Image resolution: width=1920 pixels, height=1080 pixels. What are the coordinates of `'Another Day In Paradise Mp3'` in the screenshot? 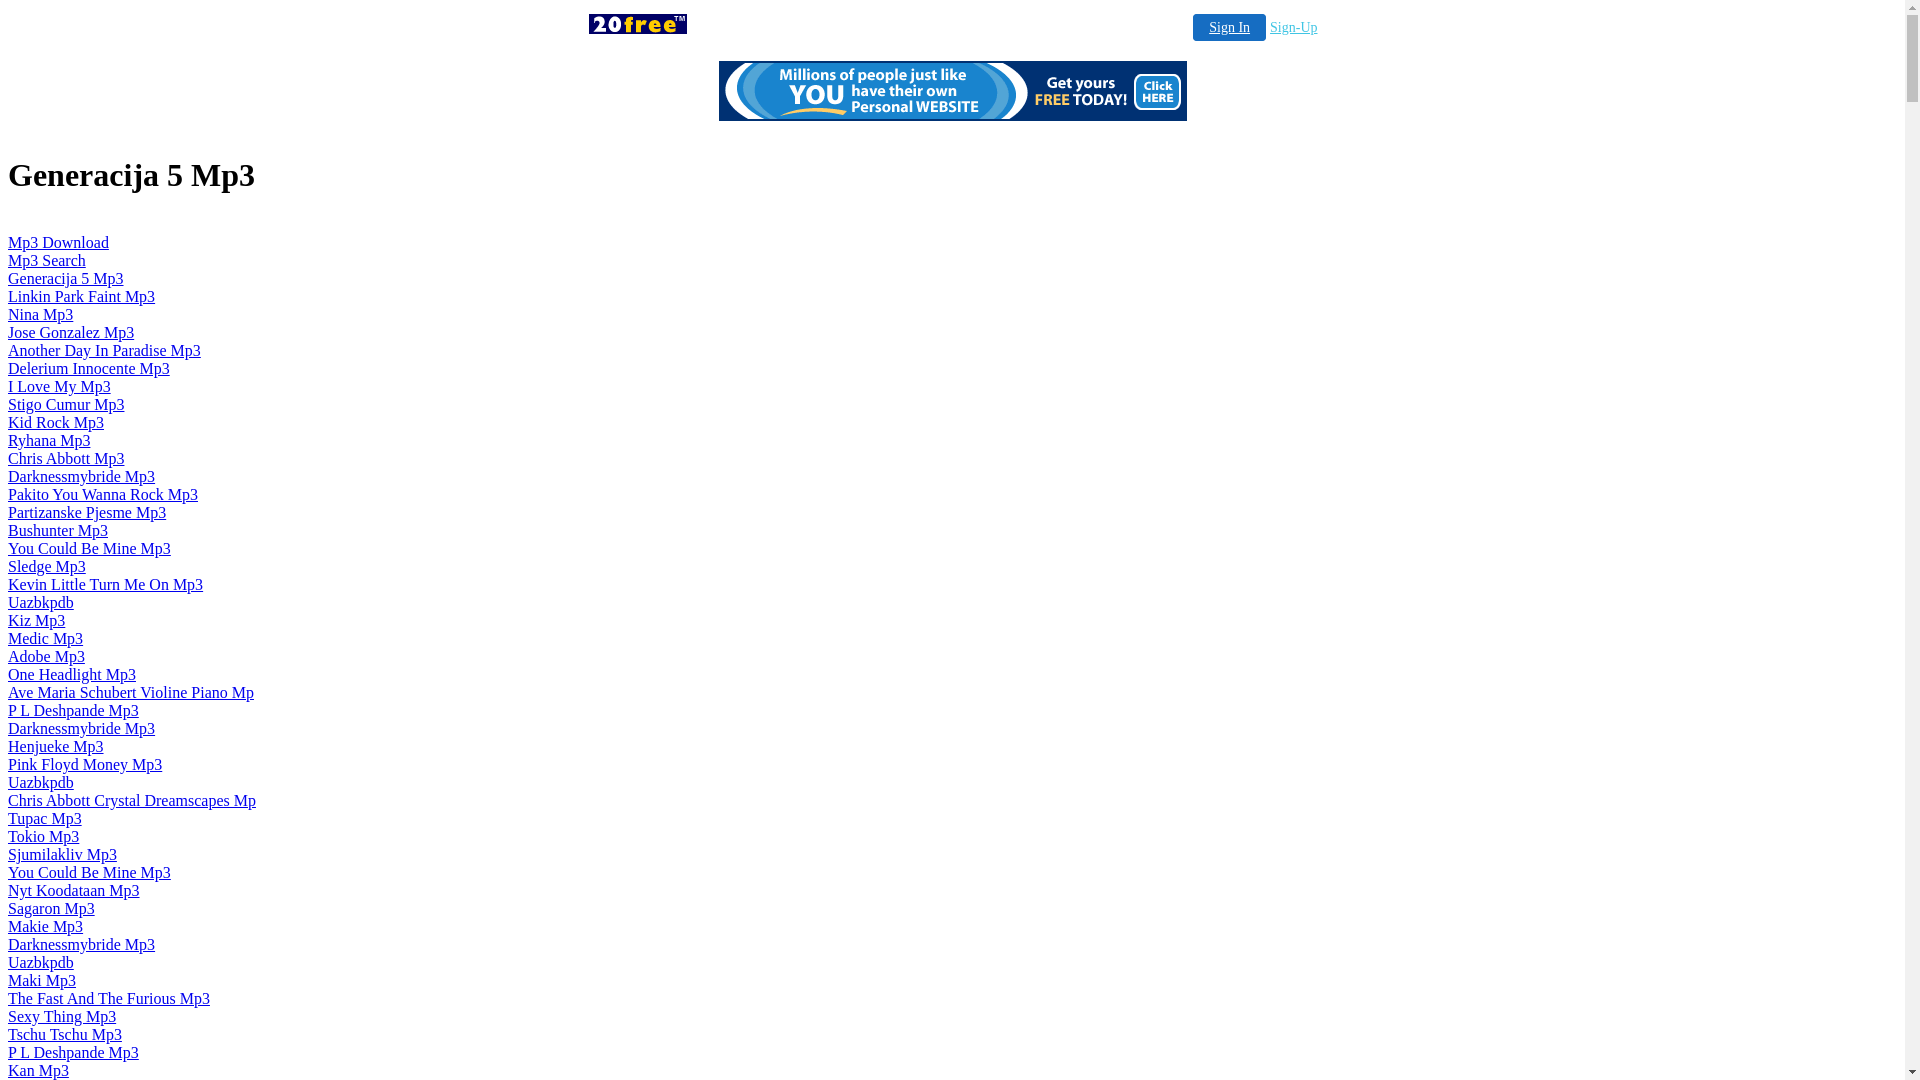 It's located at (103, 349).